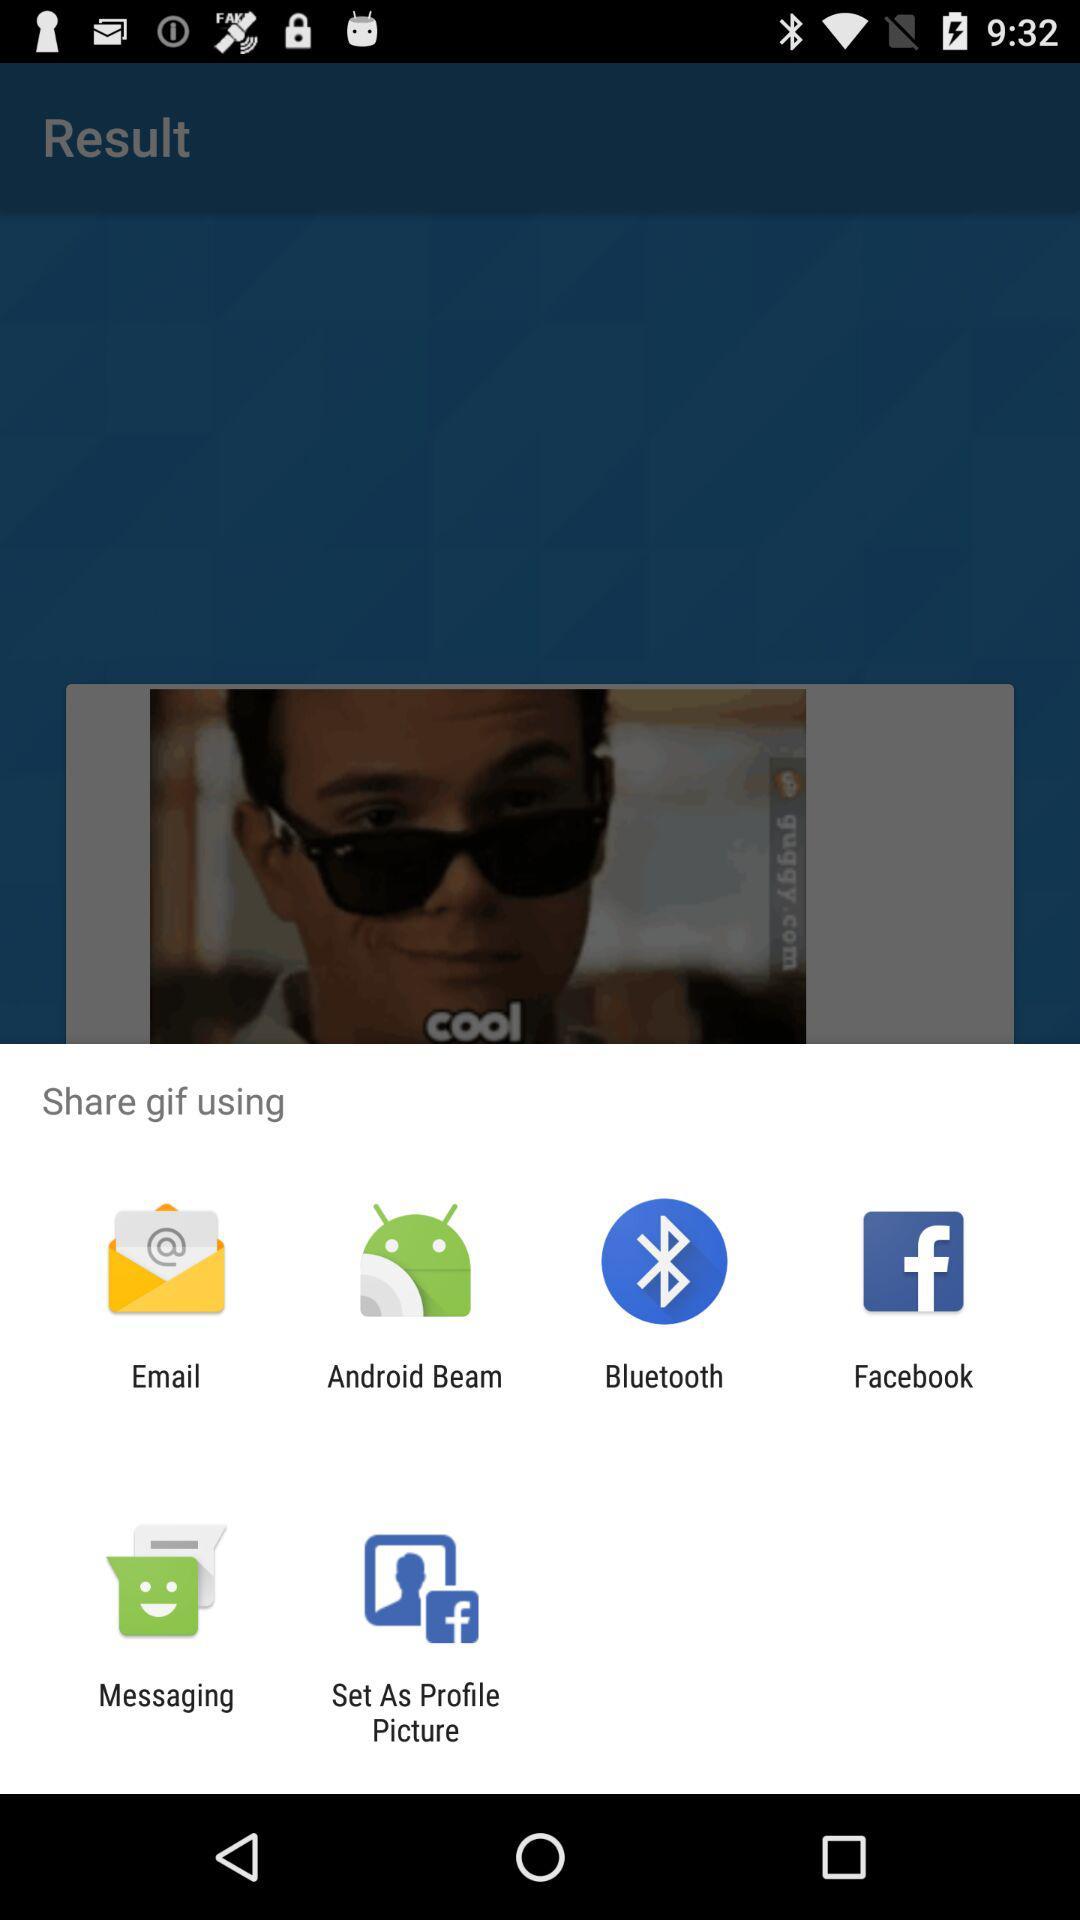 The height and width of the screenshot is (1920, 1080). Describe the element at coordinates (414, 1392) in the screenshot. I see `the item to the right of email` at that location.